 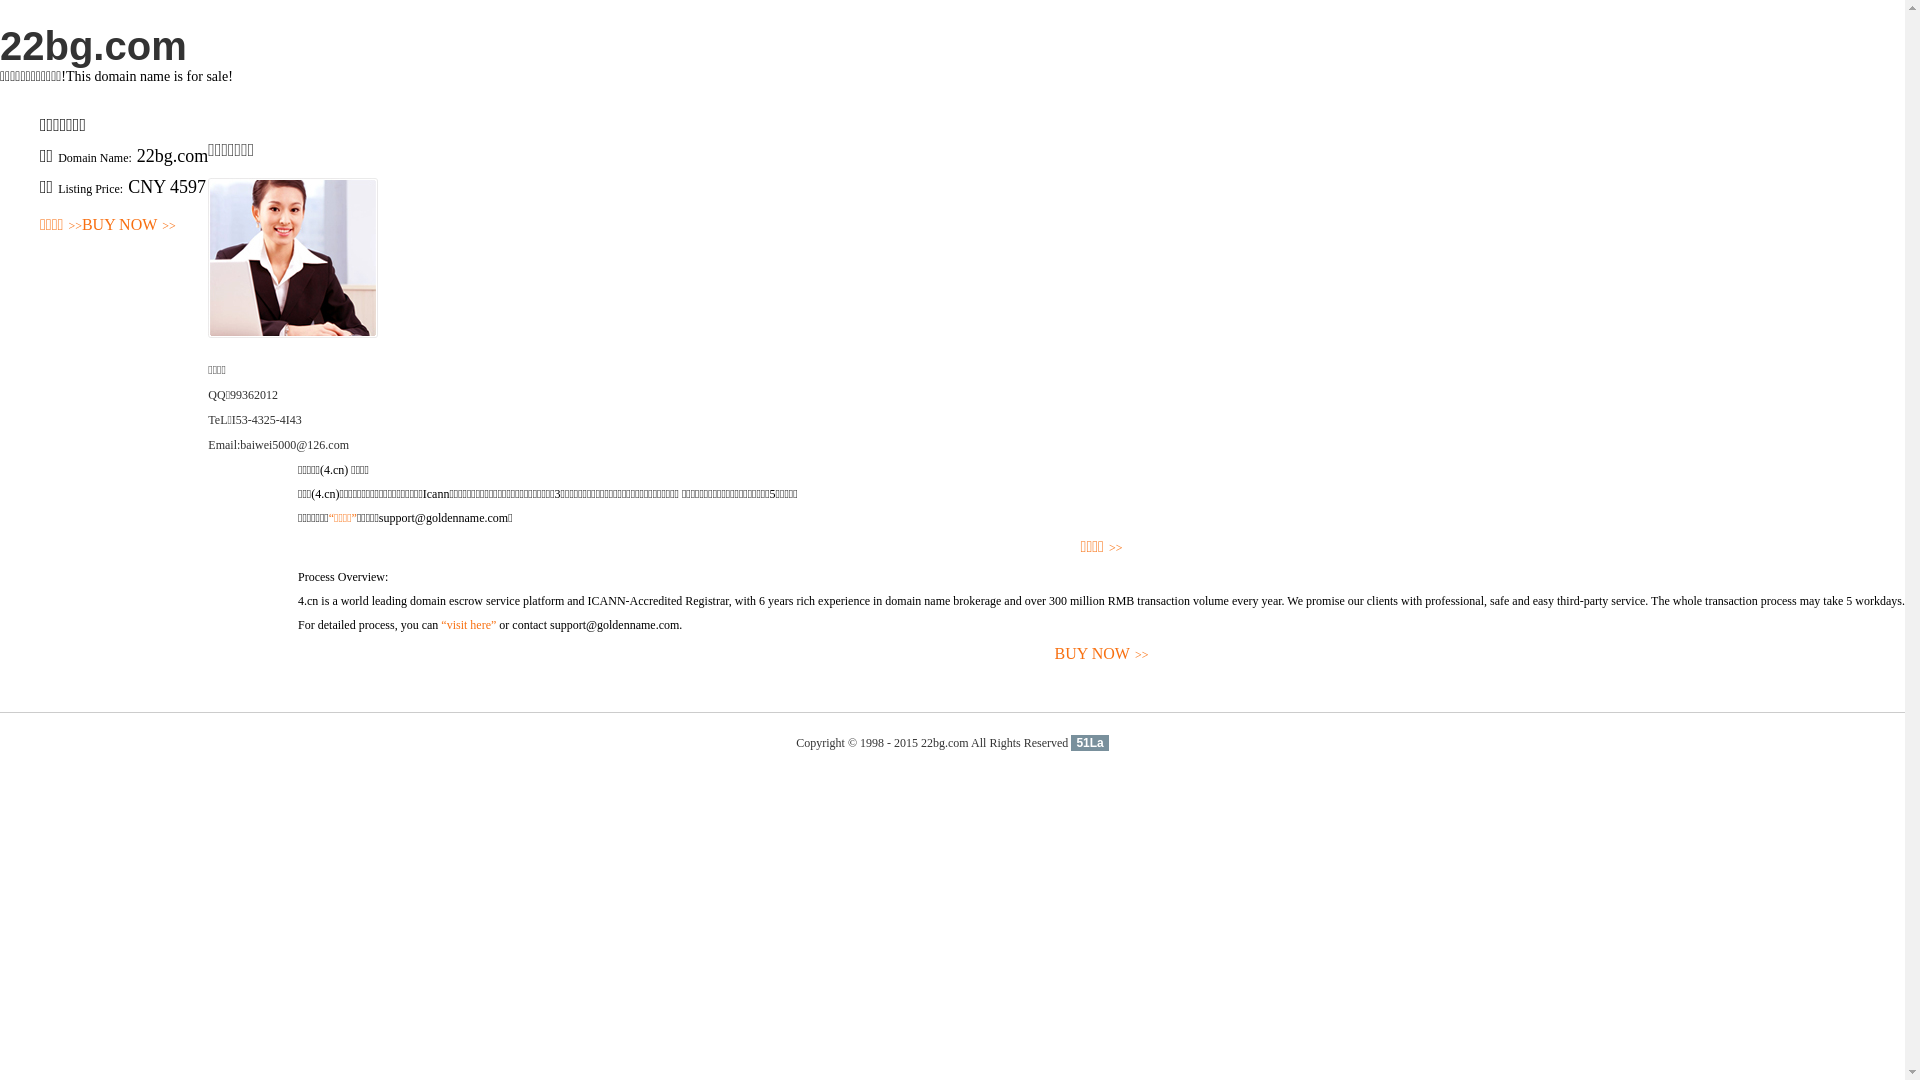 What do you see at coordinates (1100, 654) in the screenshot?
I see `'BUY NOW>>'` at bounding box center [1100, 654].